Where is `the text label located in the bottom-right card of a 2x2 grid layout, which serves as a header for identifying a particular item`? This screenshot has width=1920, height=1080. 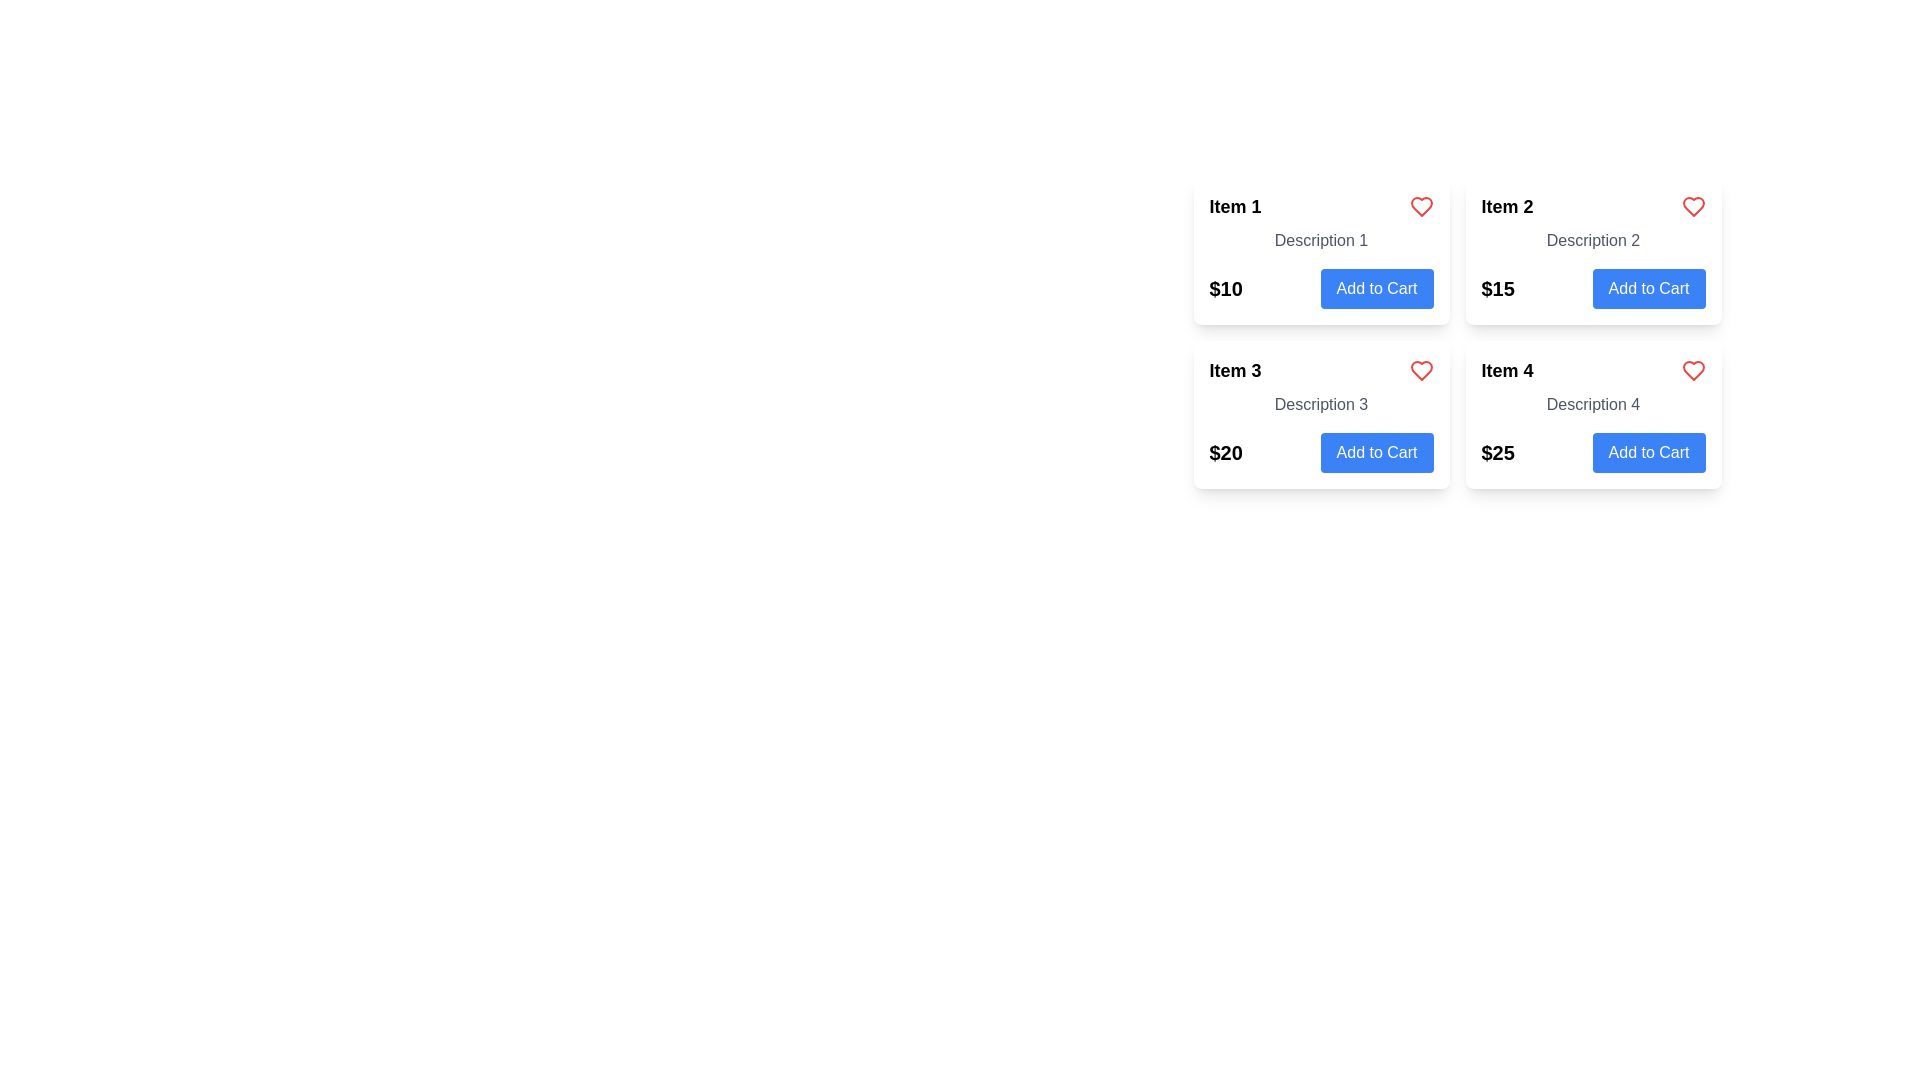
the text label located in the bottom-right card of a 2x2 grid layout, which serves as a header for identifying a particular item is located at coordinates (1507, 370).